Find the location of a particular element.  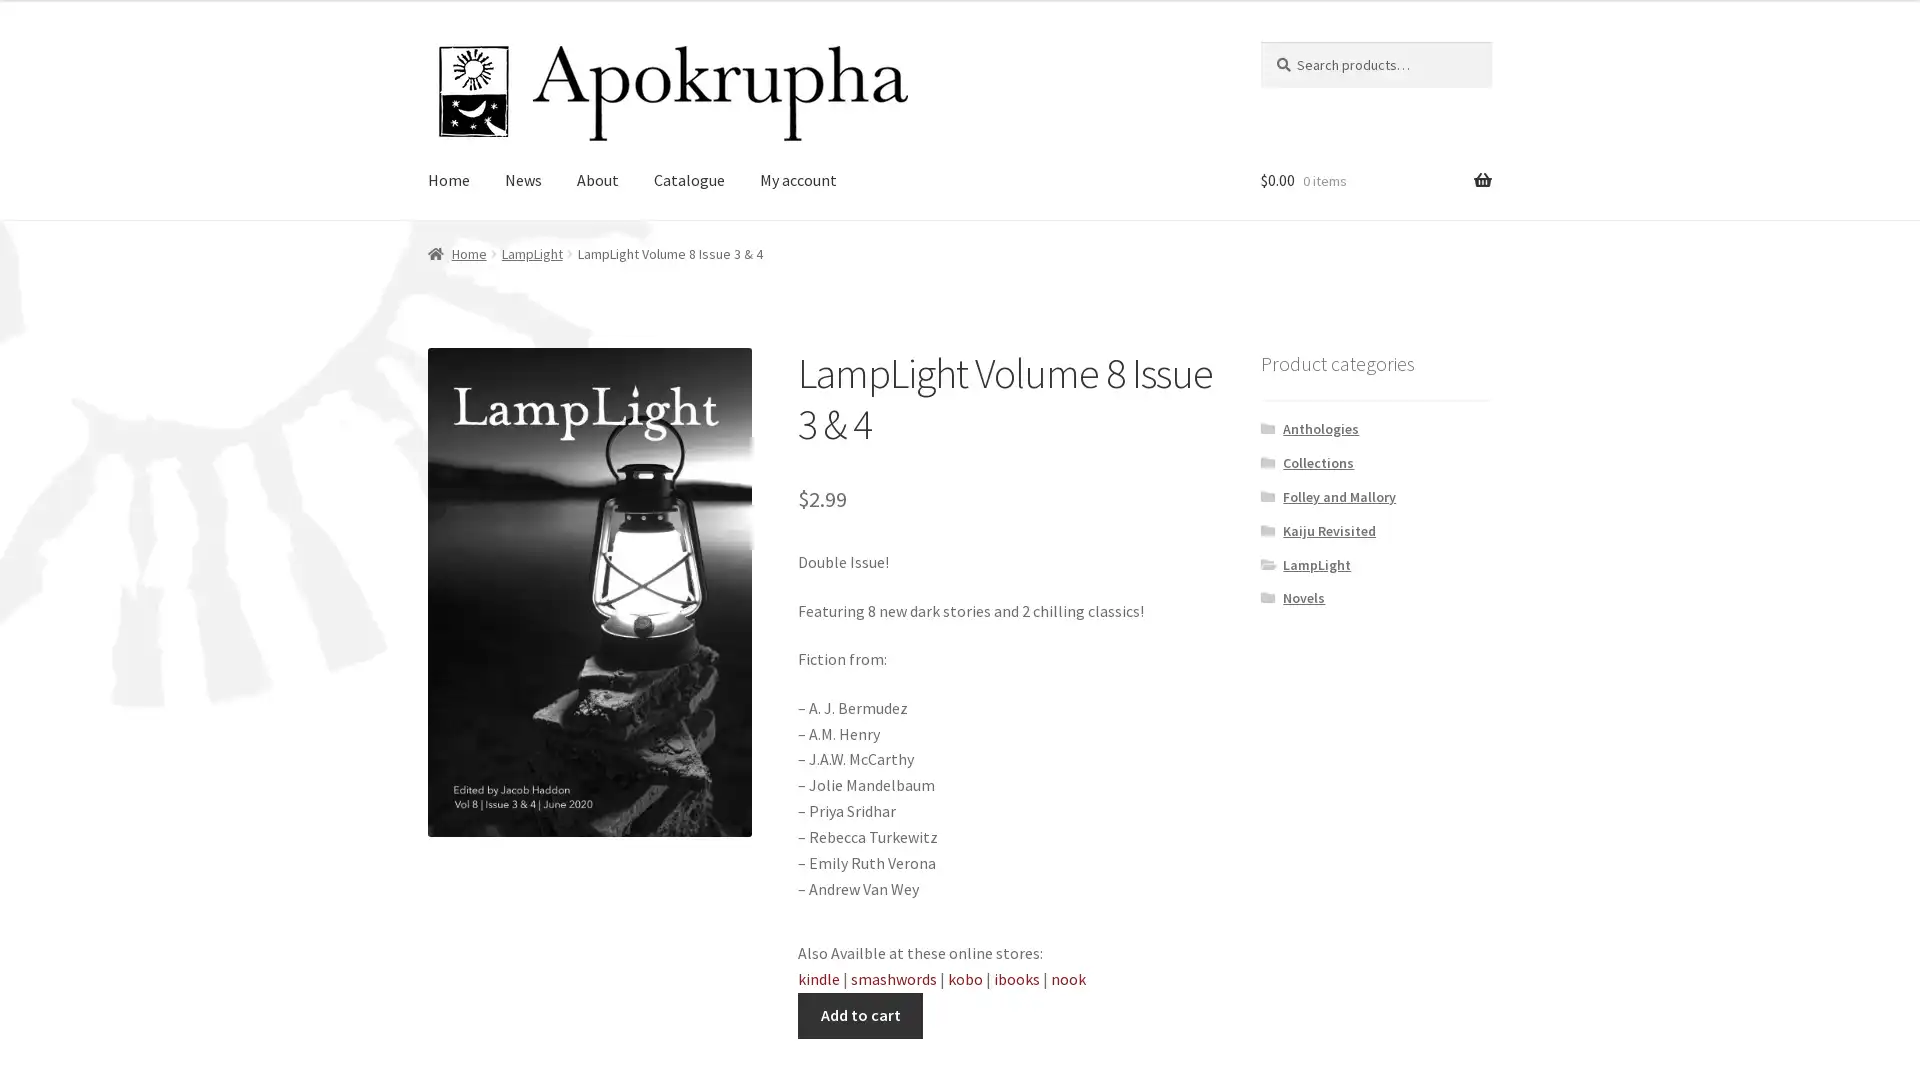

Add to cart is located at coordinates (860, 1015).